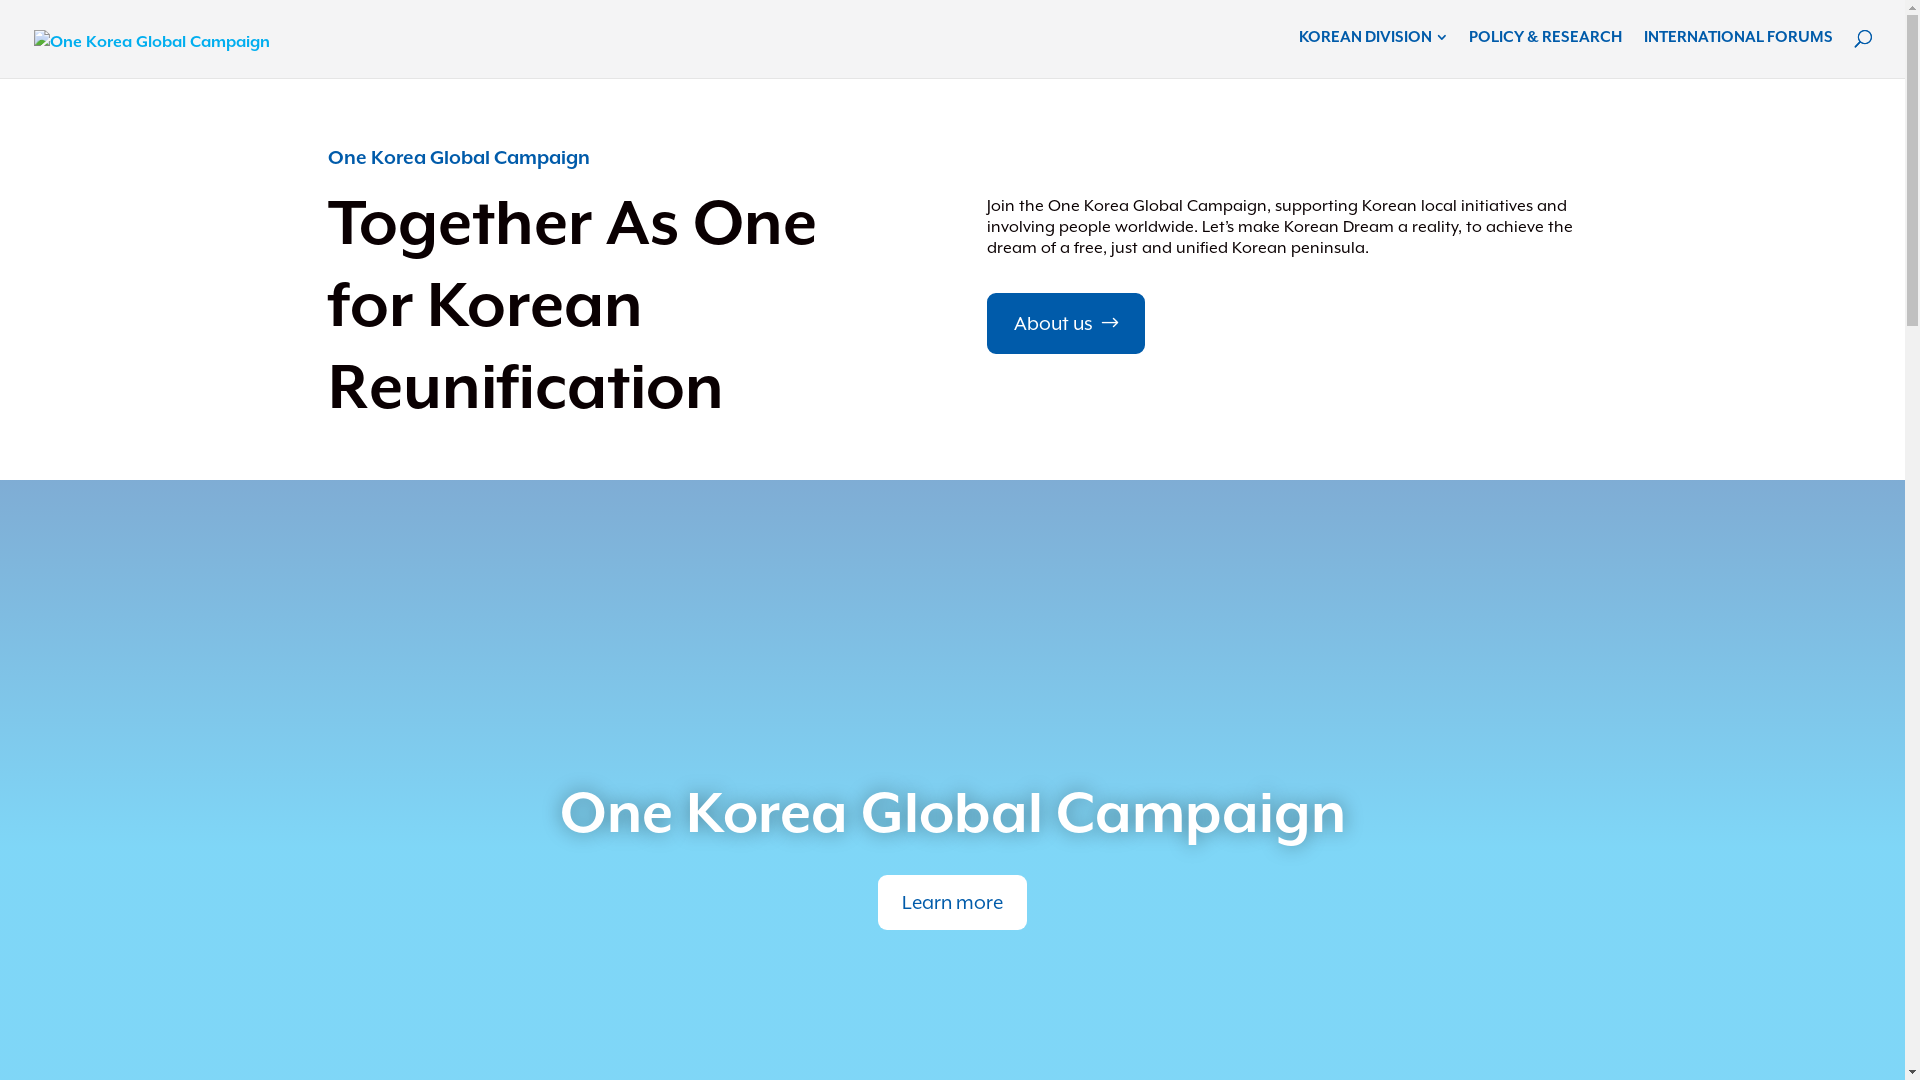 Image resolution: width=1920 pixels, height=1080 pixels. Describe the element at coordinates (1544, 38) in the screenshot. I see `'POLICY & RESEARCH'` at that location.